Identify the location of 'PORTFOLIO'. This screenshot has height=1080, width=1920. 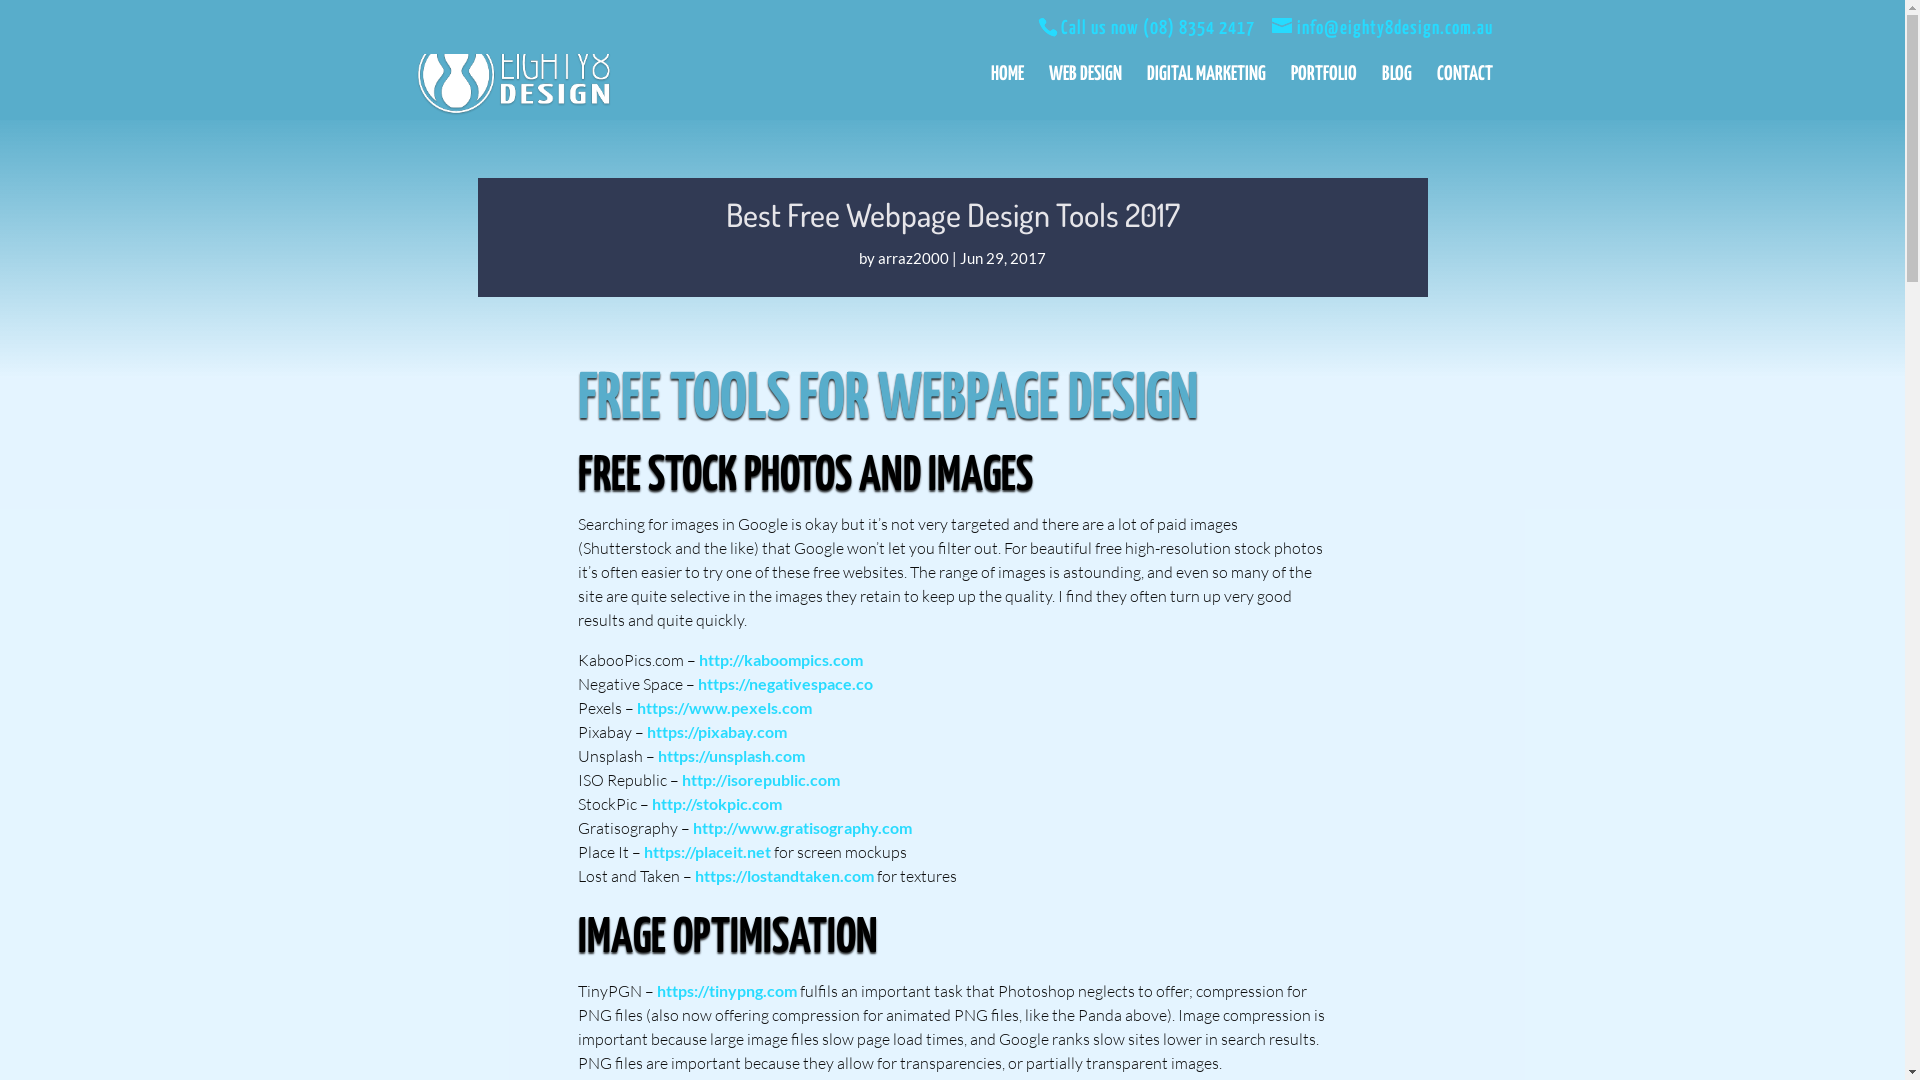
(1323, 93).